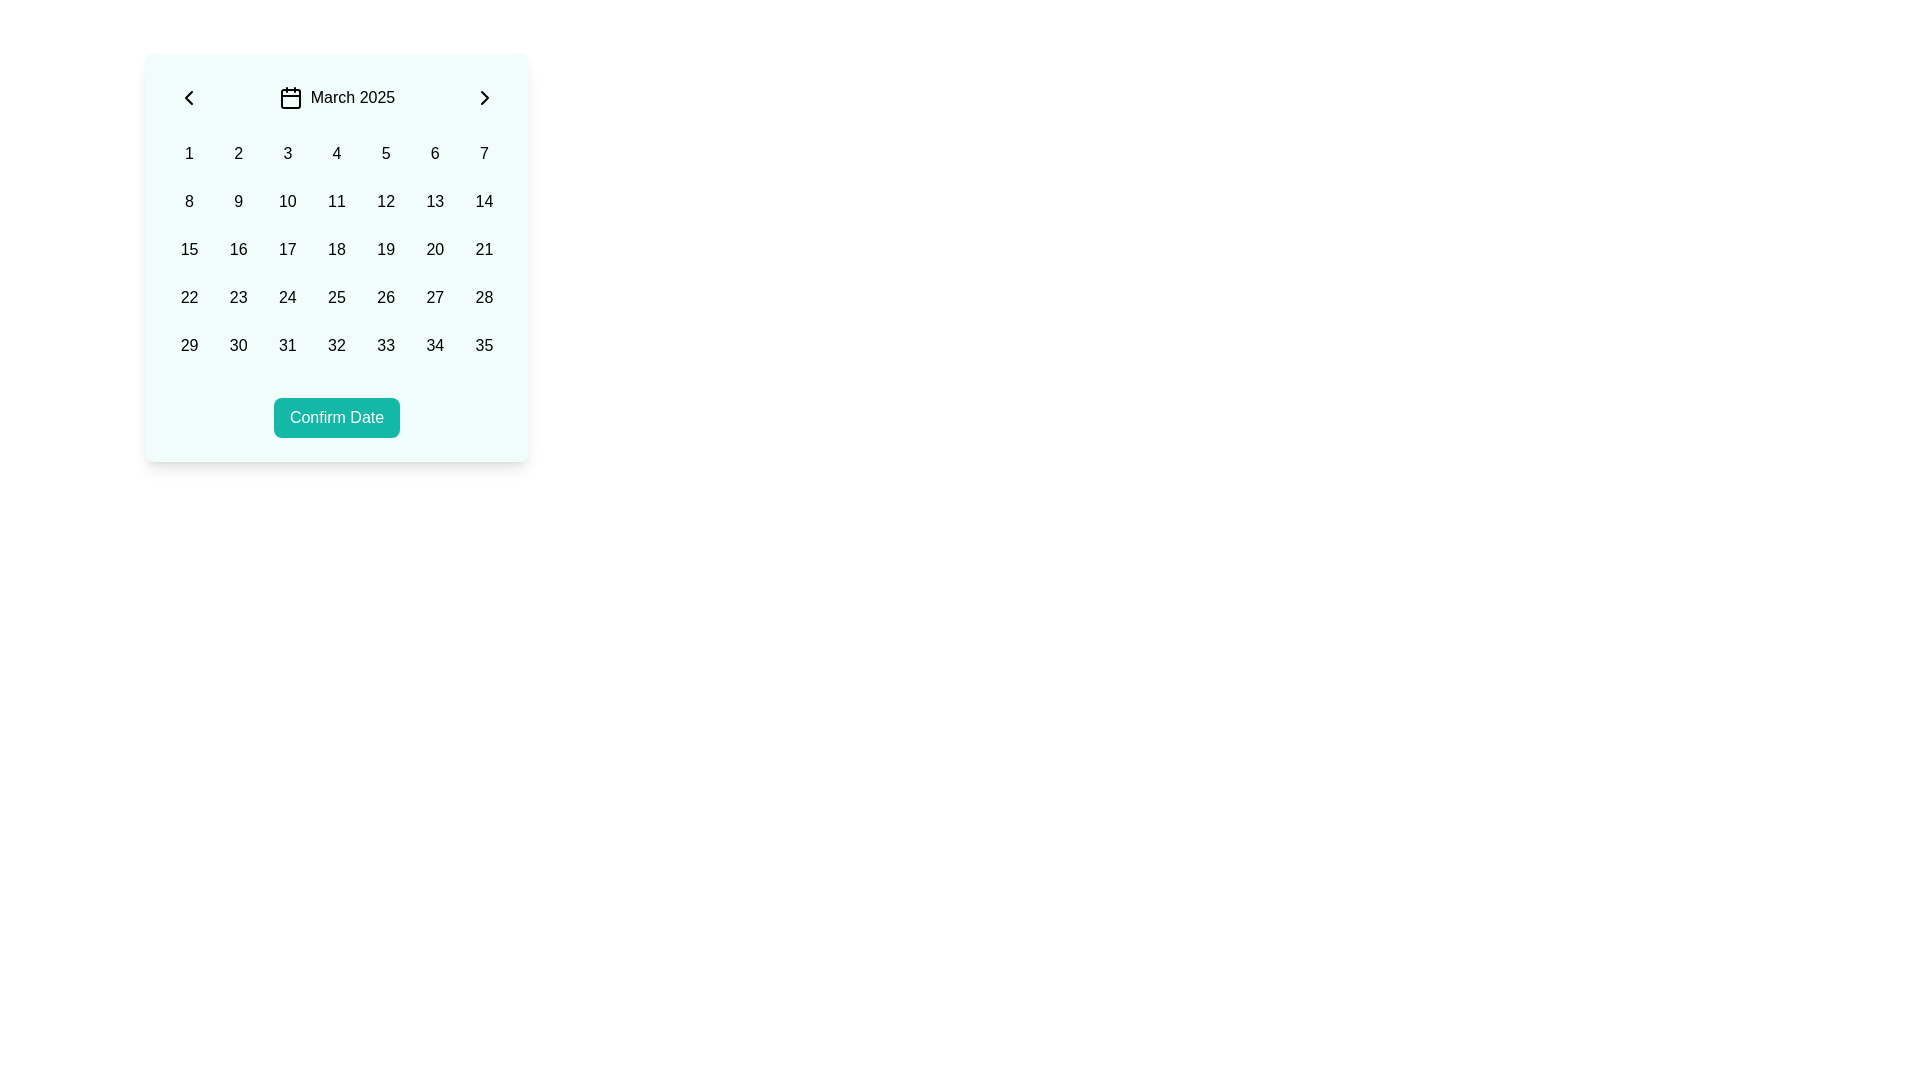 This screenshot has height=1080, width=1920. Describe the element at coordinates (434, 153) in the screenshot. I see `the sixth button in the first row of the calendar grid` at that location.